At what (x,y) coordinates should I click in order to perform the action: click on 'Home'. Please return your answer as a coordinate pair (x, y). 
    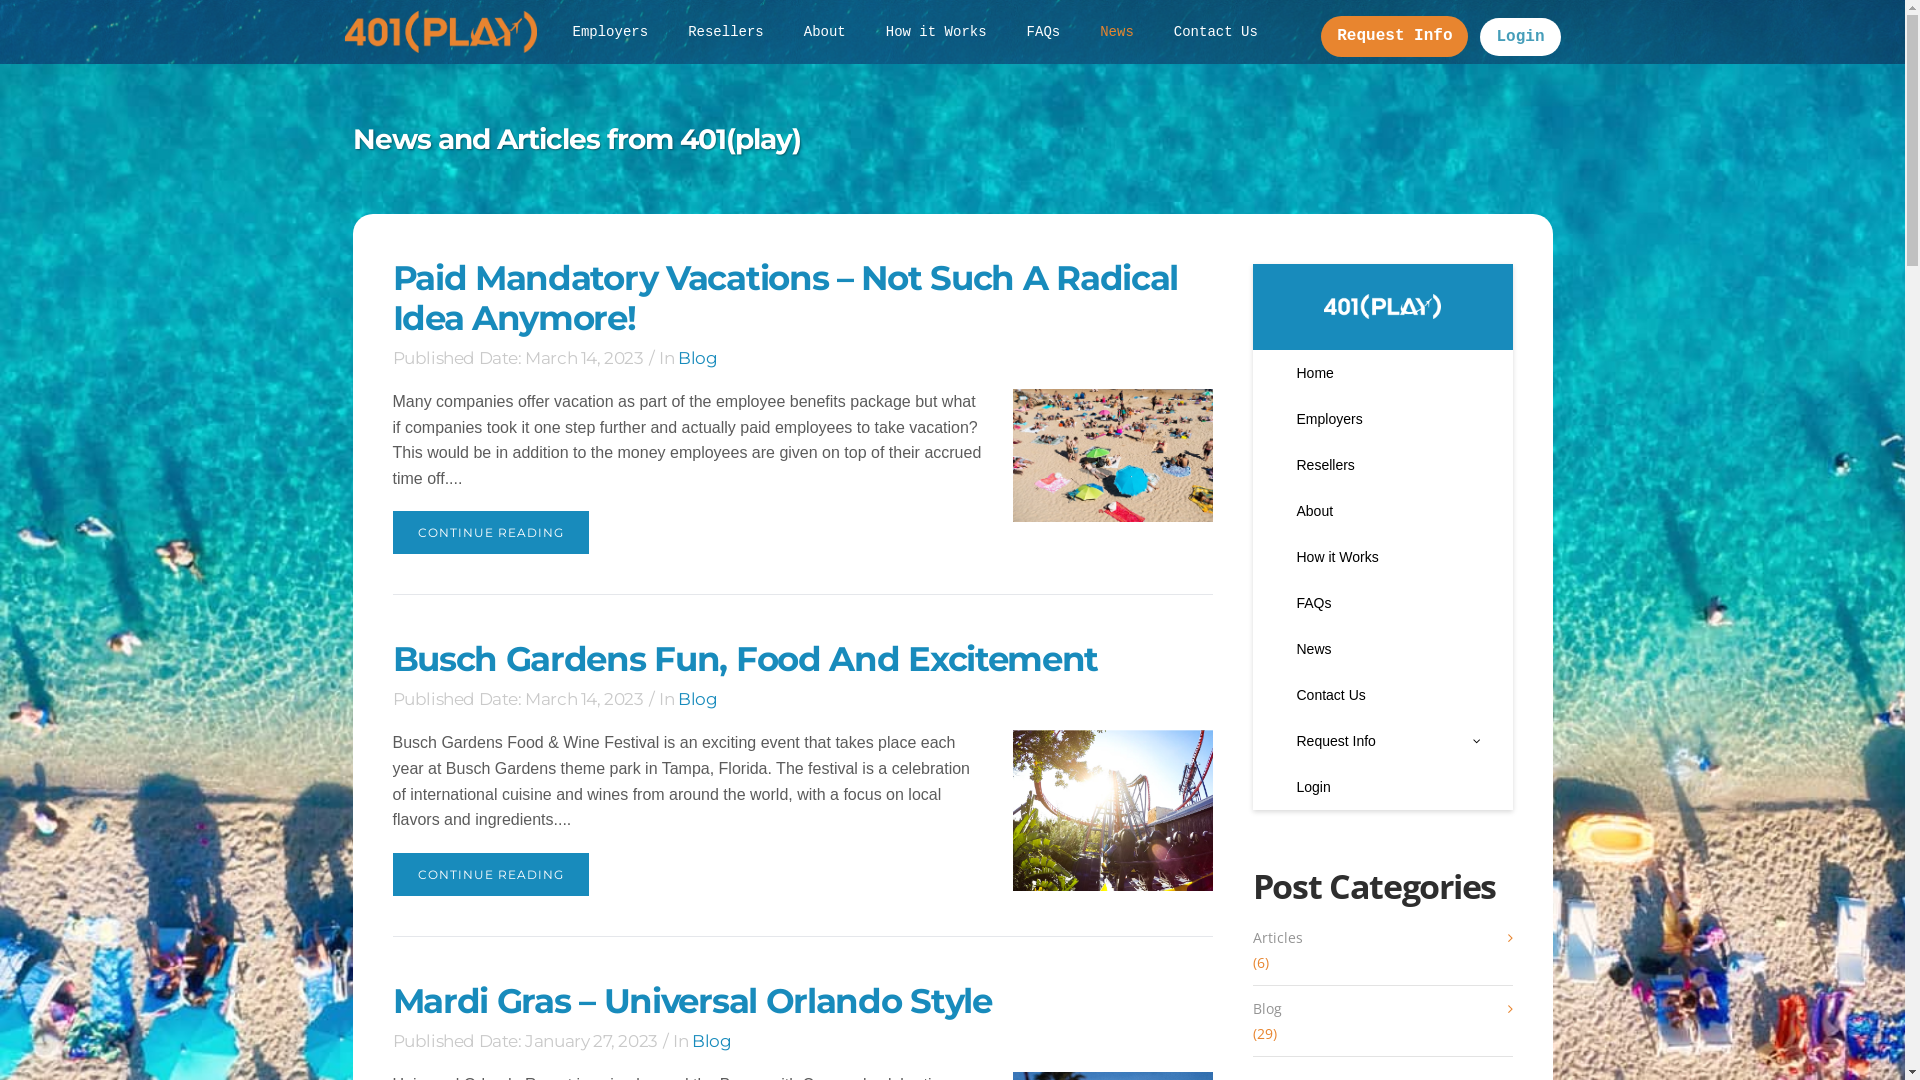
    Looking at the image, I should click on (1381, 373).